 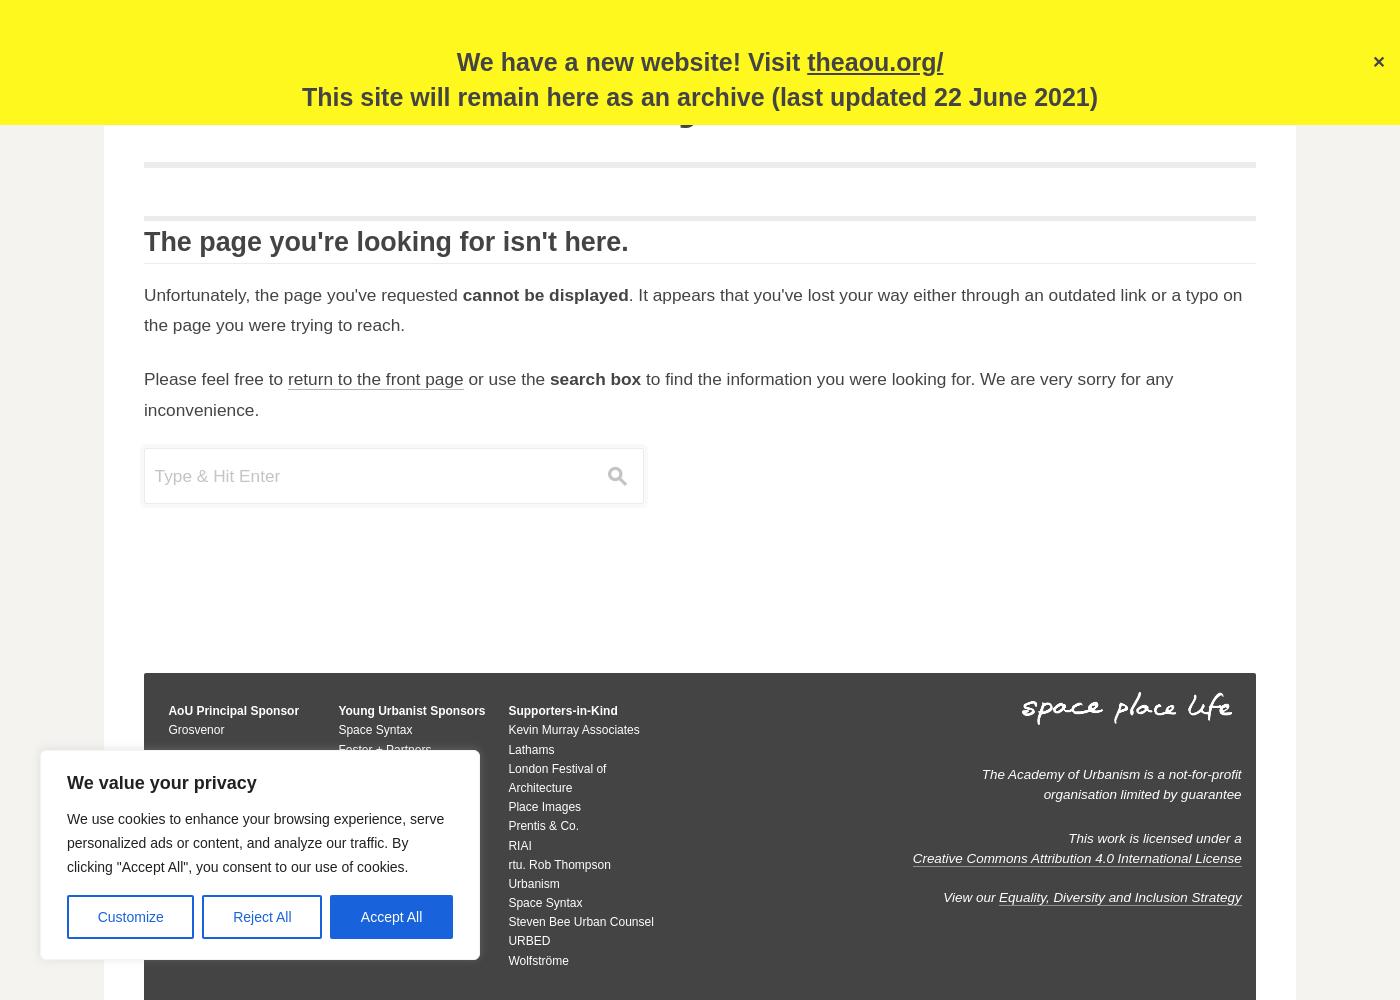 I want to click on 'Savills', so click(x=355, y=844).